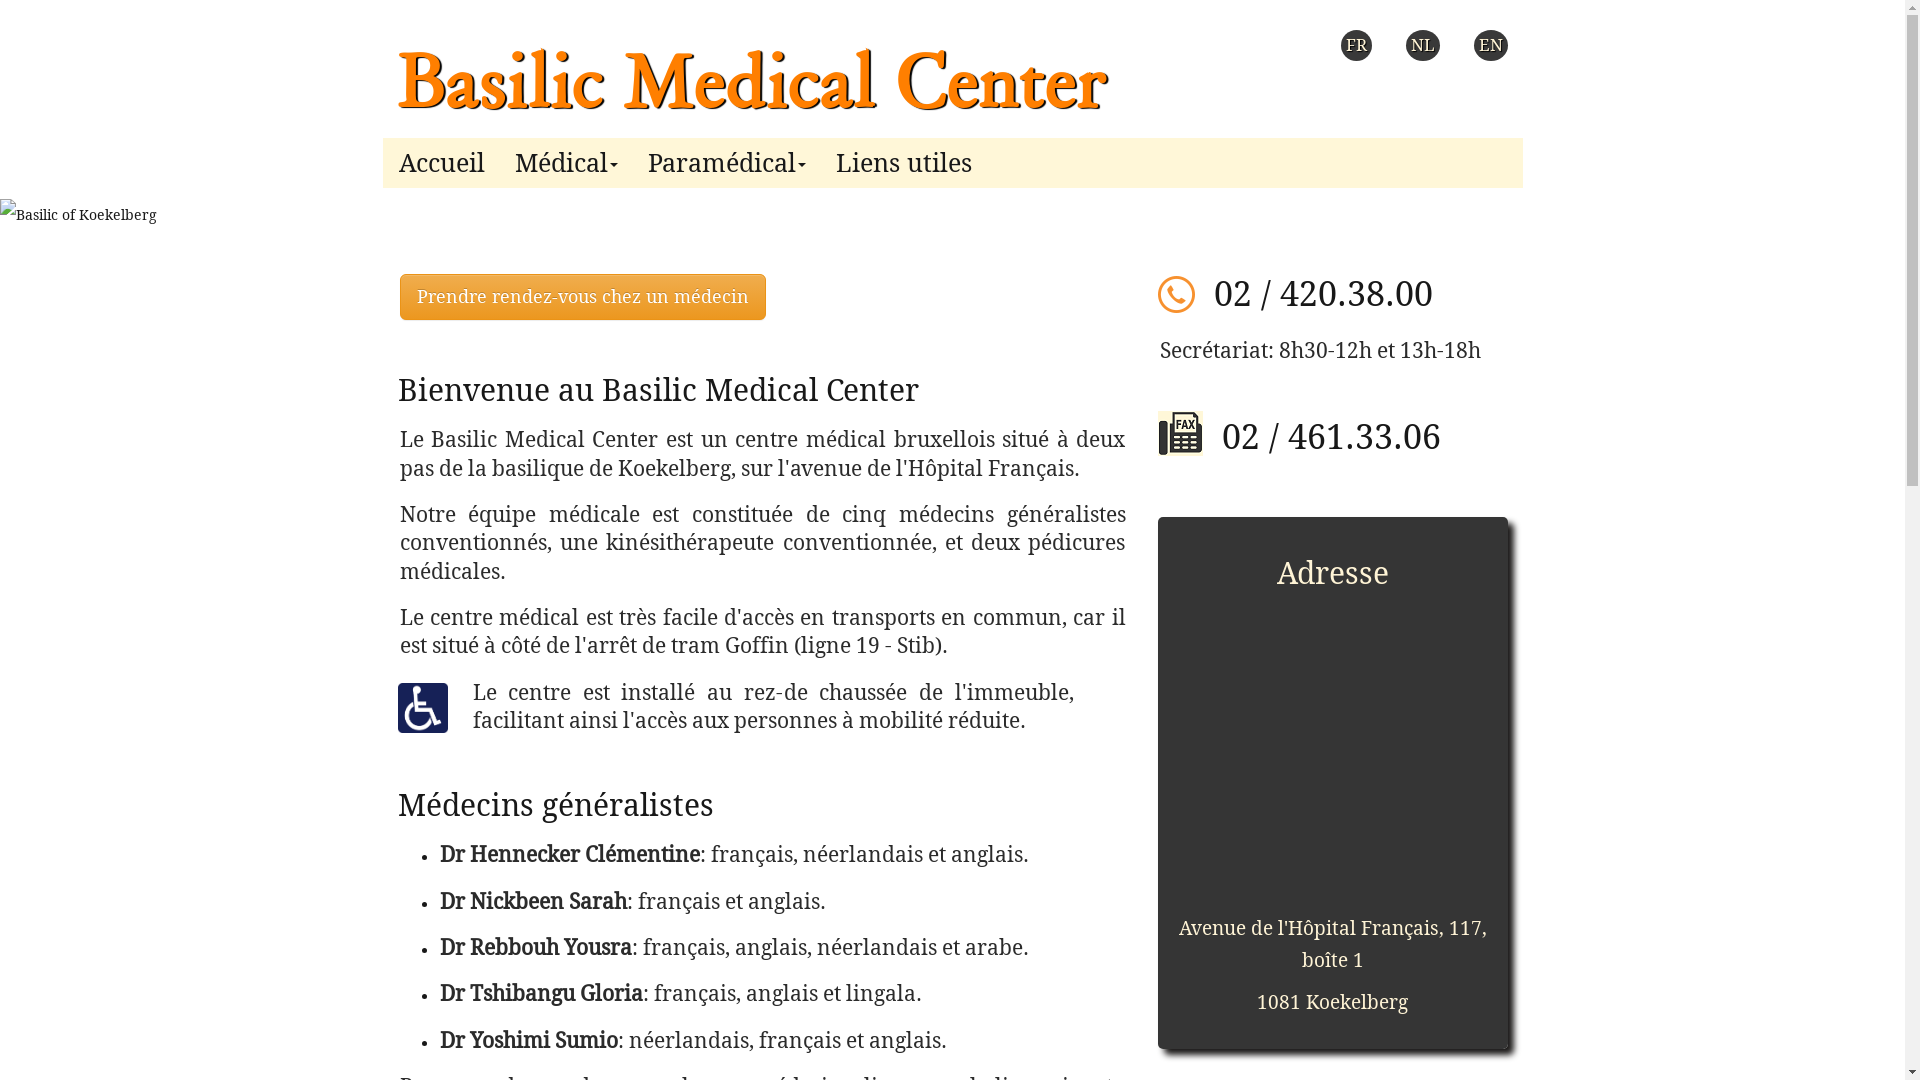  Describe the element at coordinates (901, 157) in the screenshot. I see `'Liens utiles'` at that location.